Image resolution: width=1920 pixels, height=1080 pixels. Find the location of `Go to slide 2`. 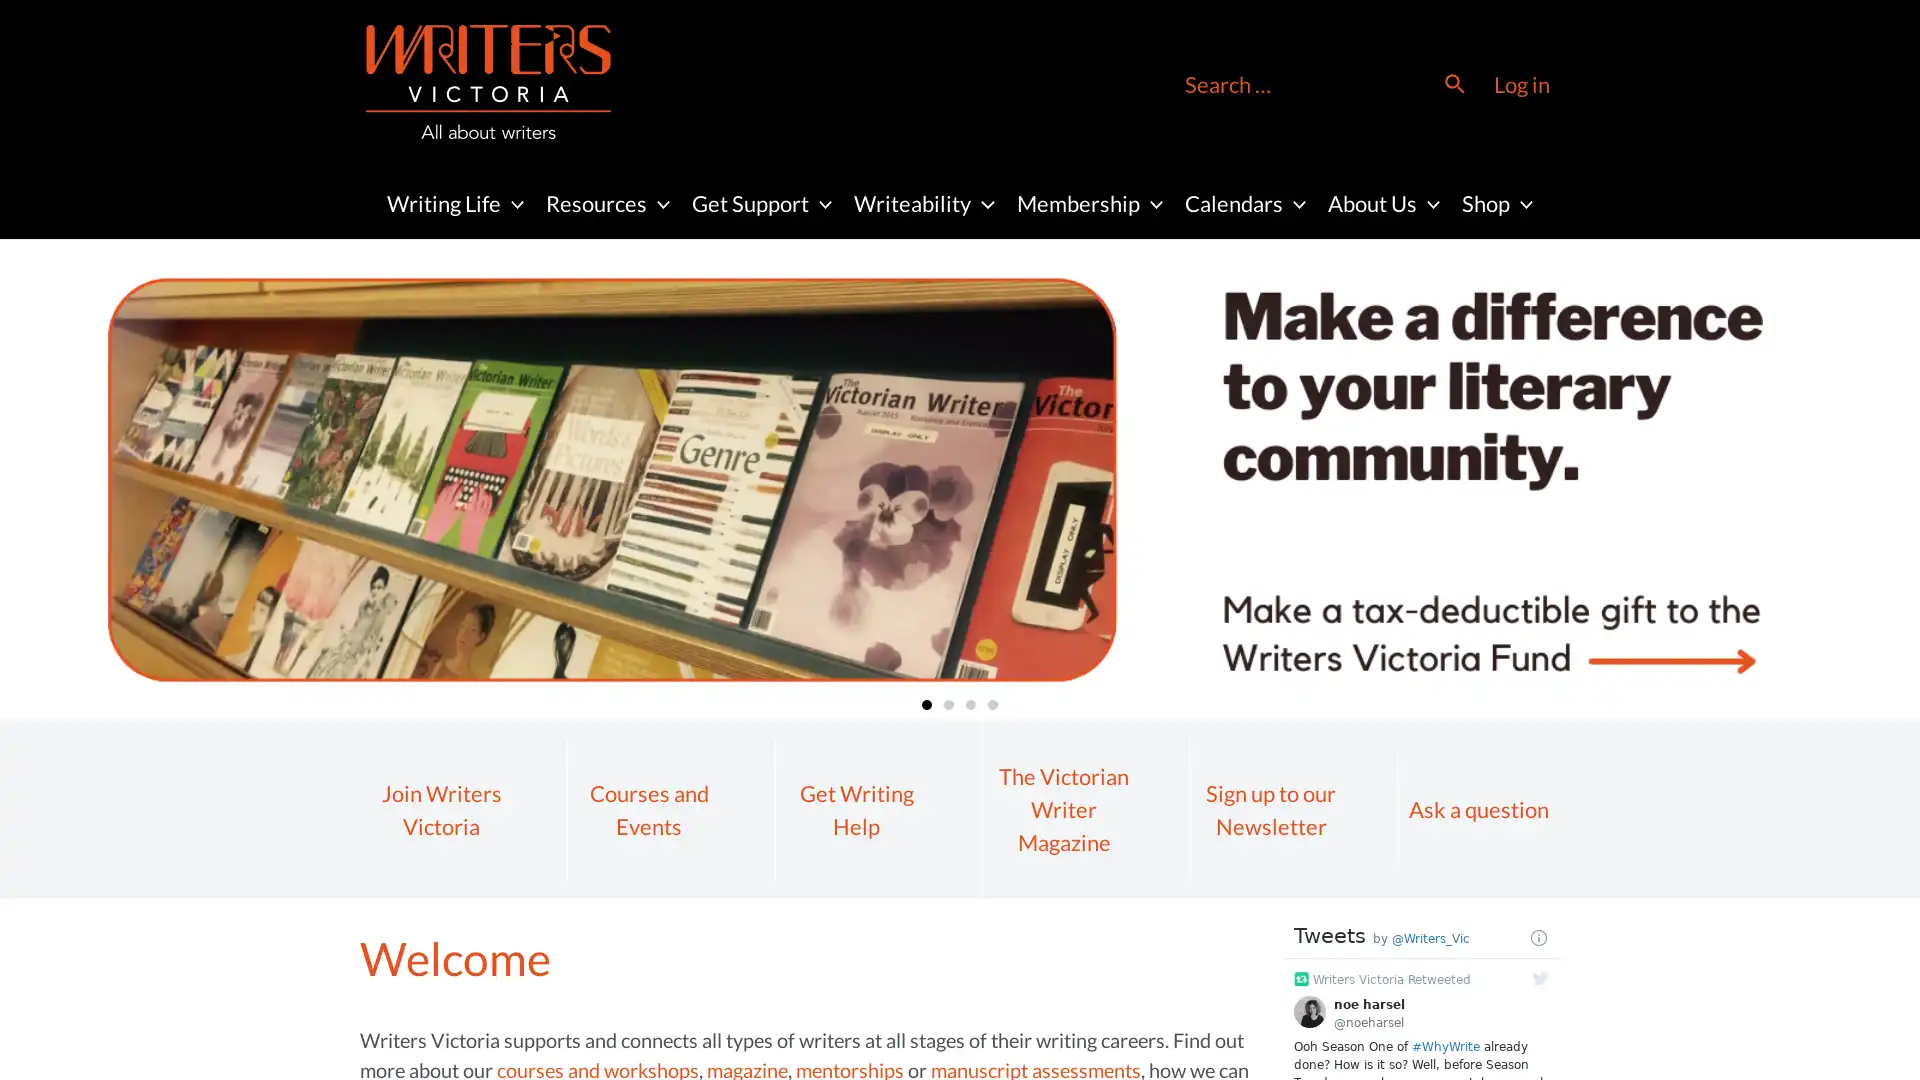

Go to slide 2 is located at coordinates (948, 703).